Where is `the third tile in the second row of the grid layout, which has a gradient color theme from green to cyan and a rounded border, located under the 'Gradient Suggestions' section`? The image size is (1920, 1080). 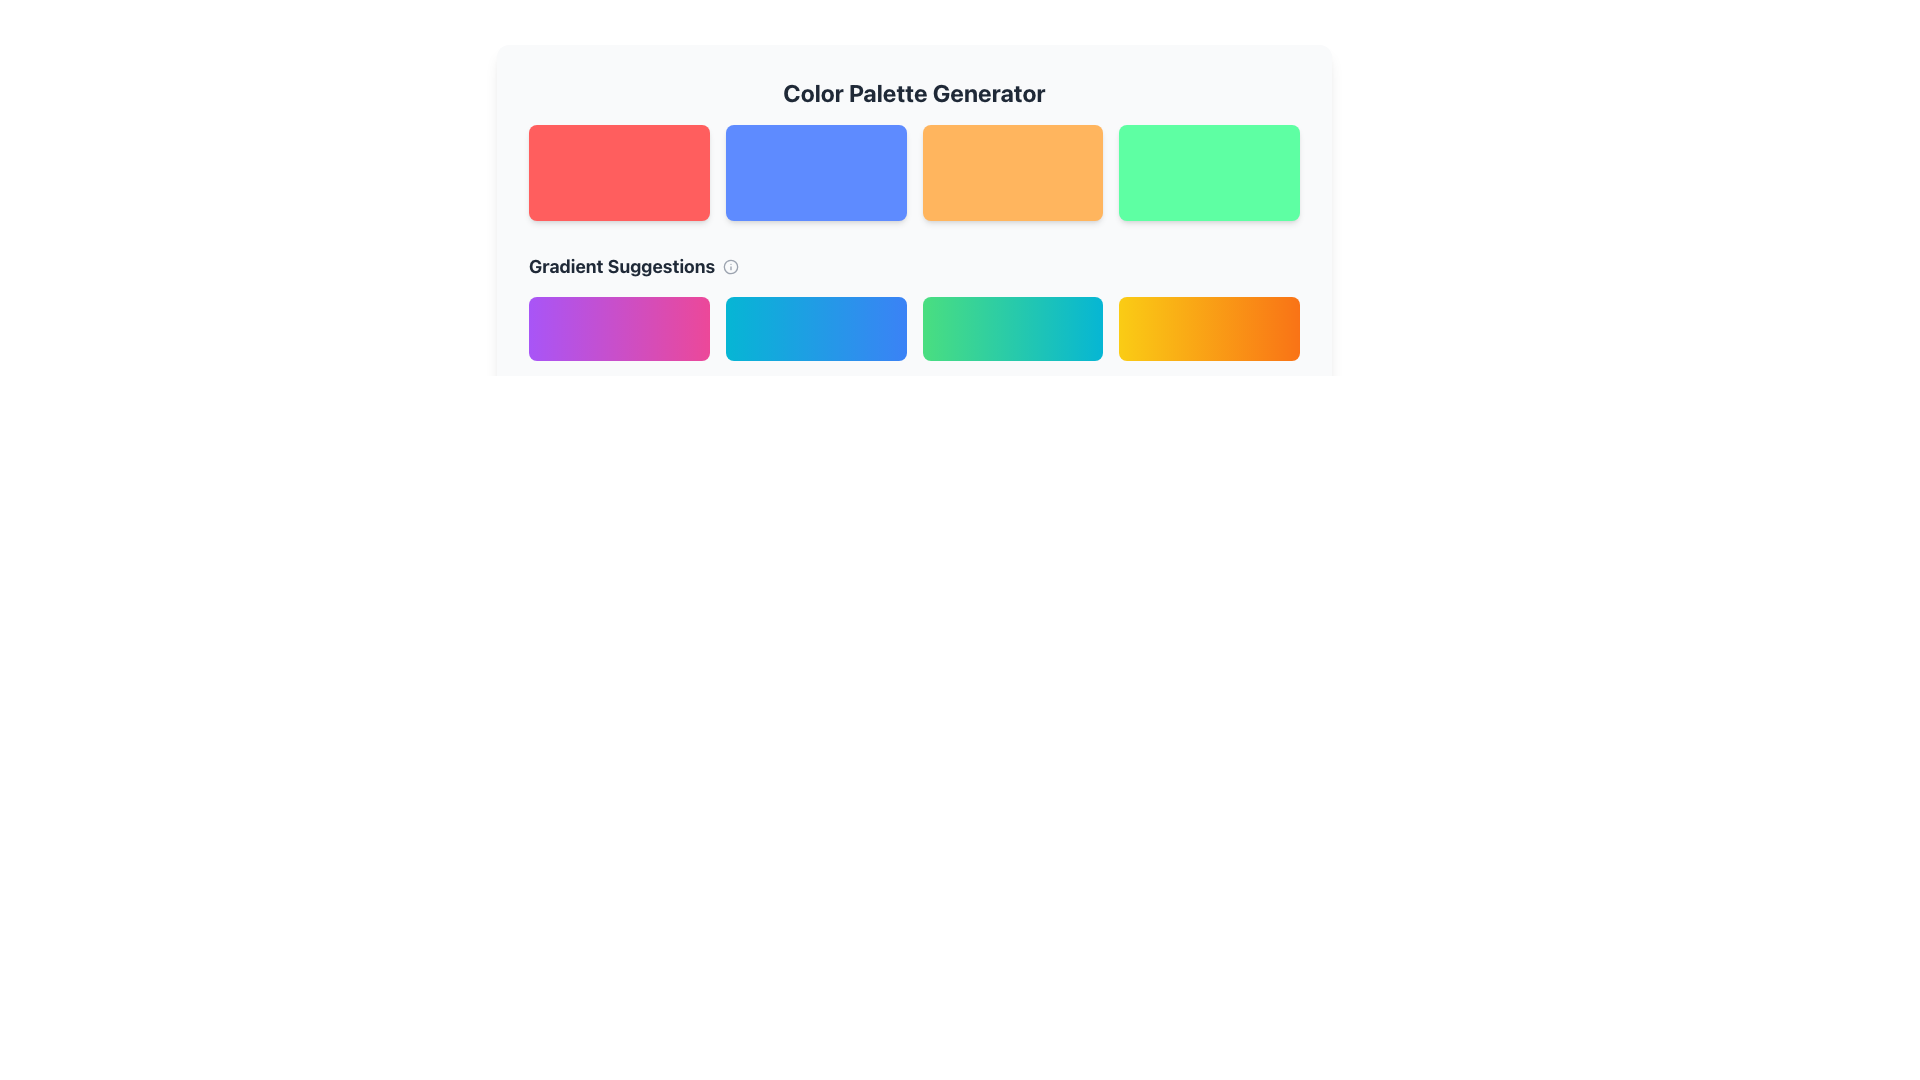
the third tile in the second row of the grid layout, which has a gradient color theme from green to cyan and a rounded border, located under the 'Gradient Suggestions' section is located at coordinates (913, 300).